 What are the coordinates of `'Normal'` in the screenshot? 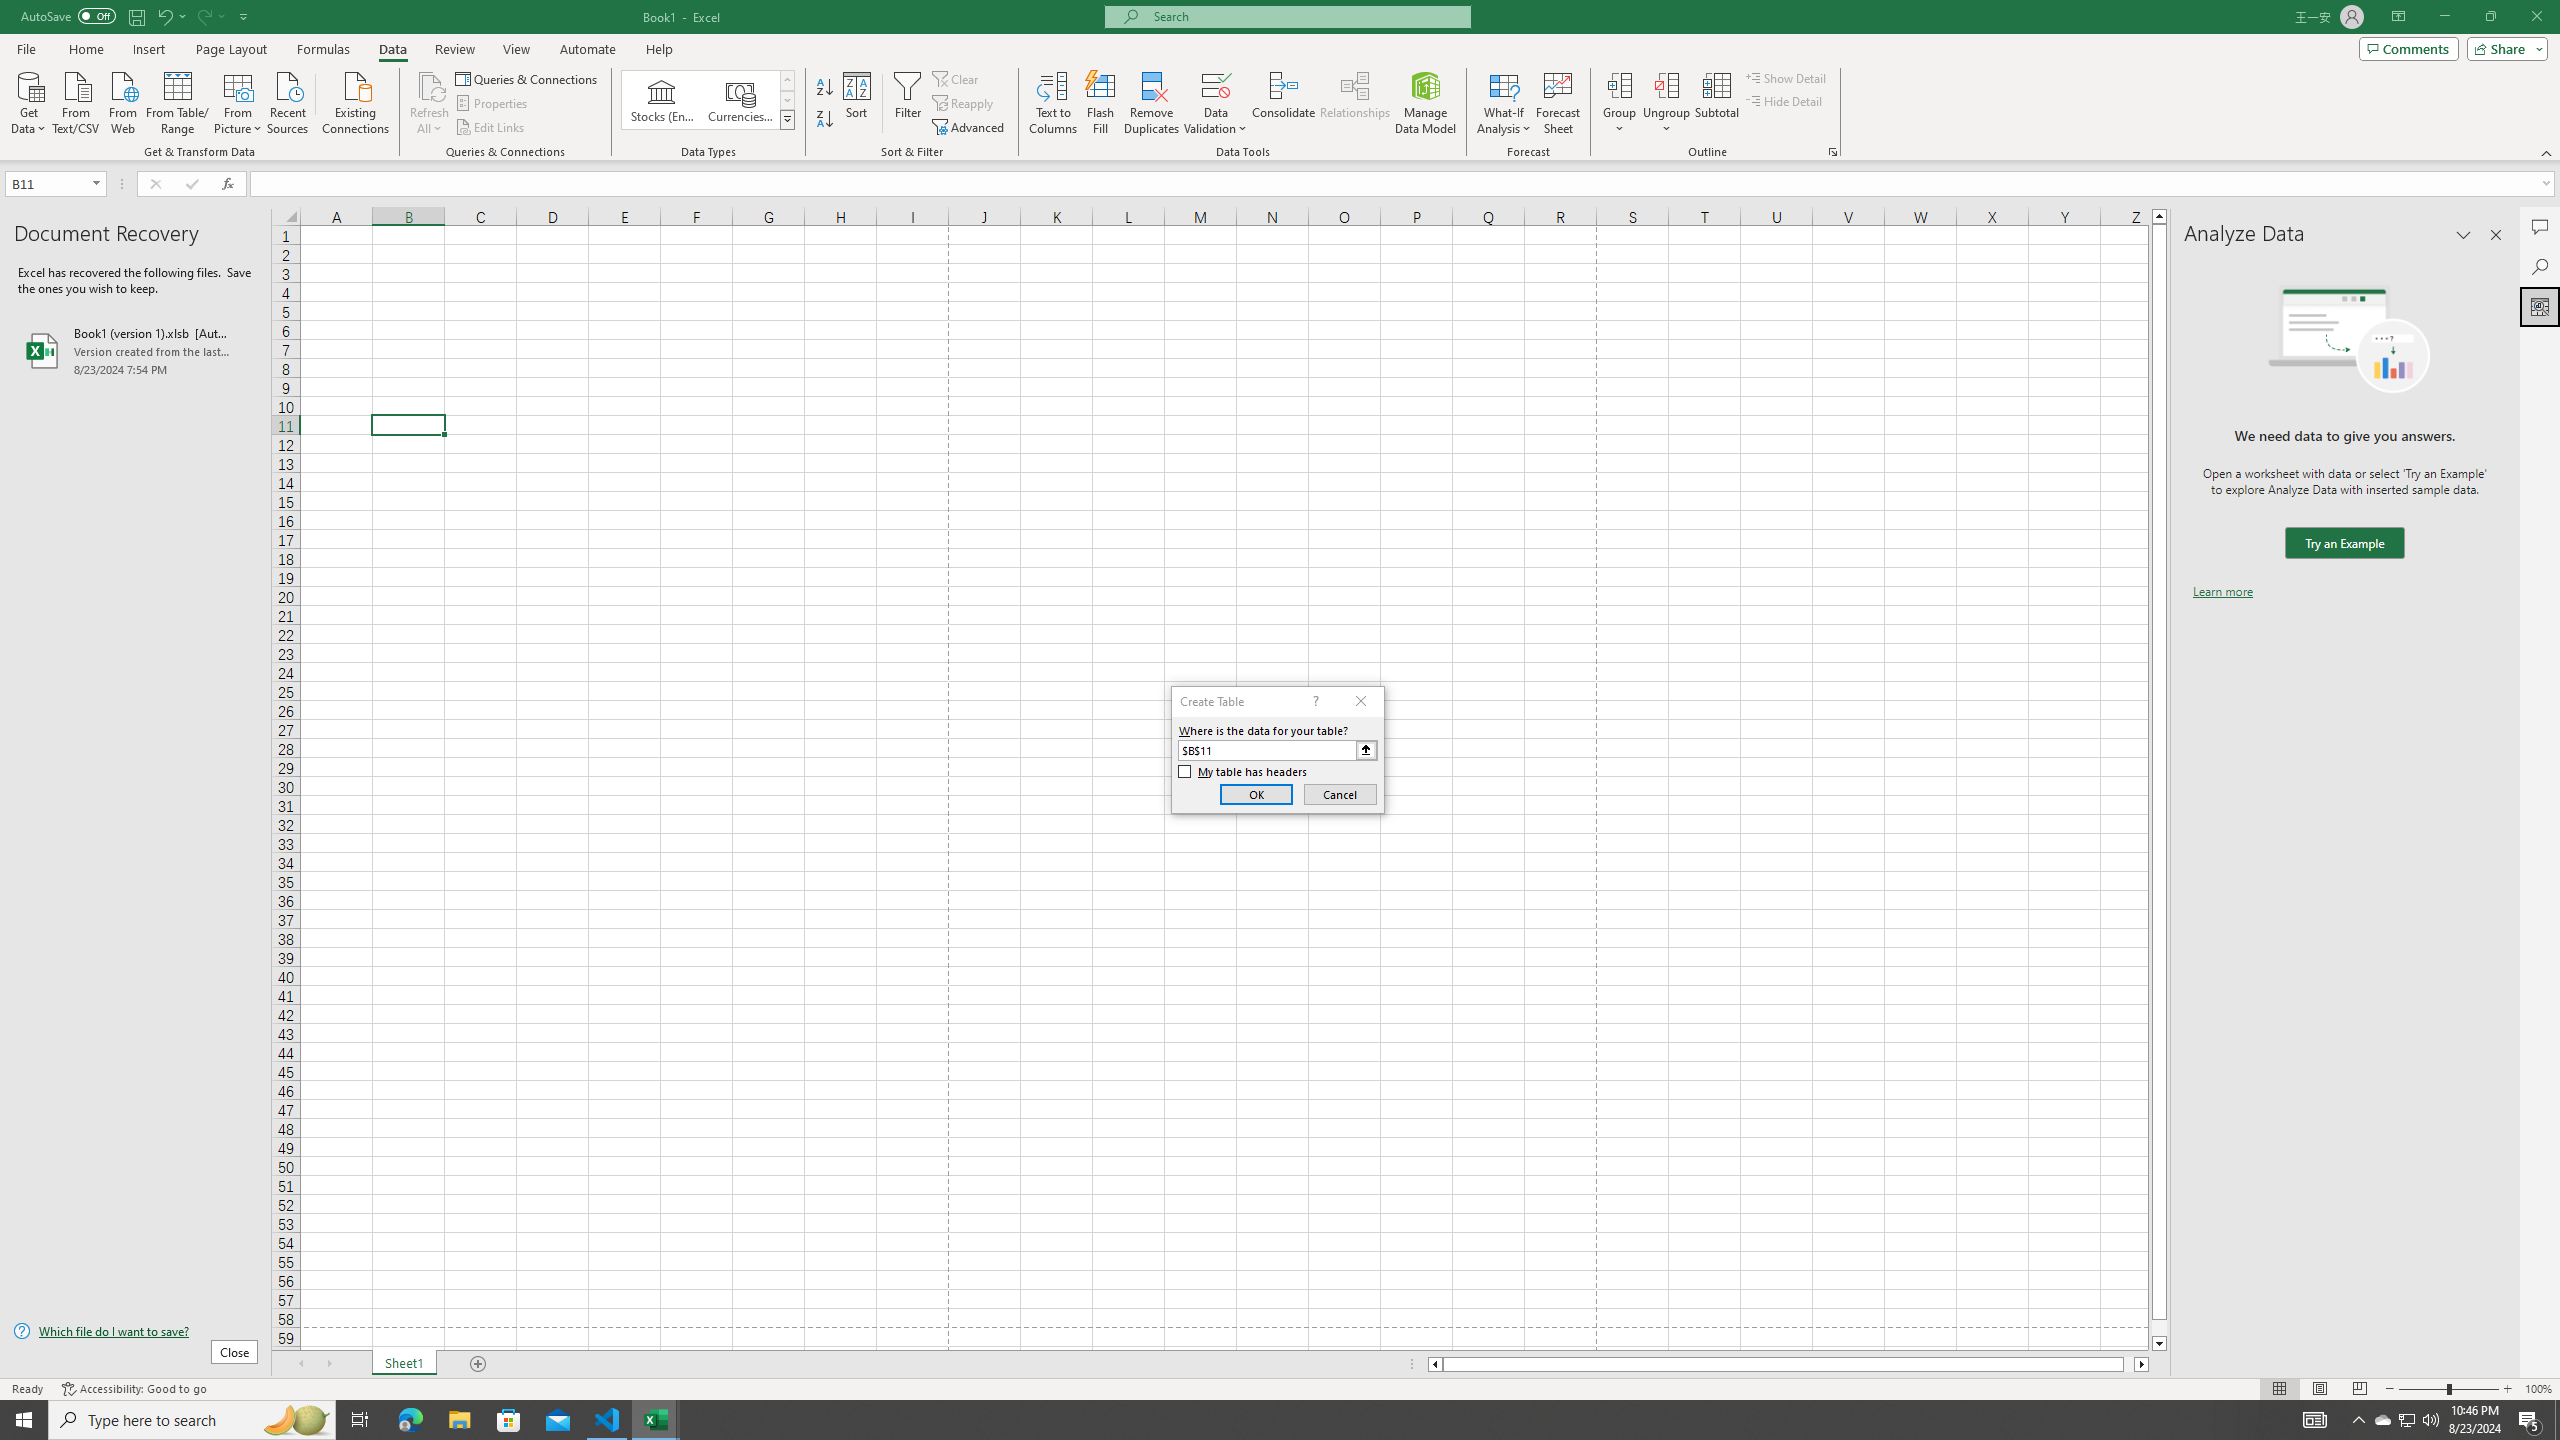 It's located at (2278, 1389).